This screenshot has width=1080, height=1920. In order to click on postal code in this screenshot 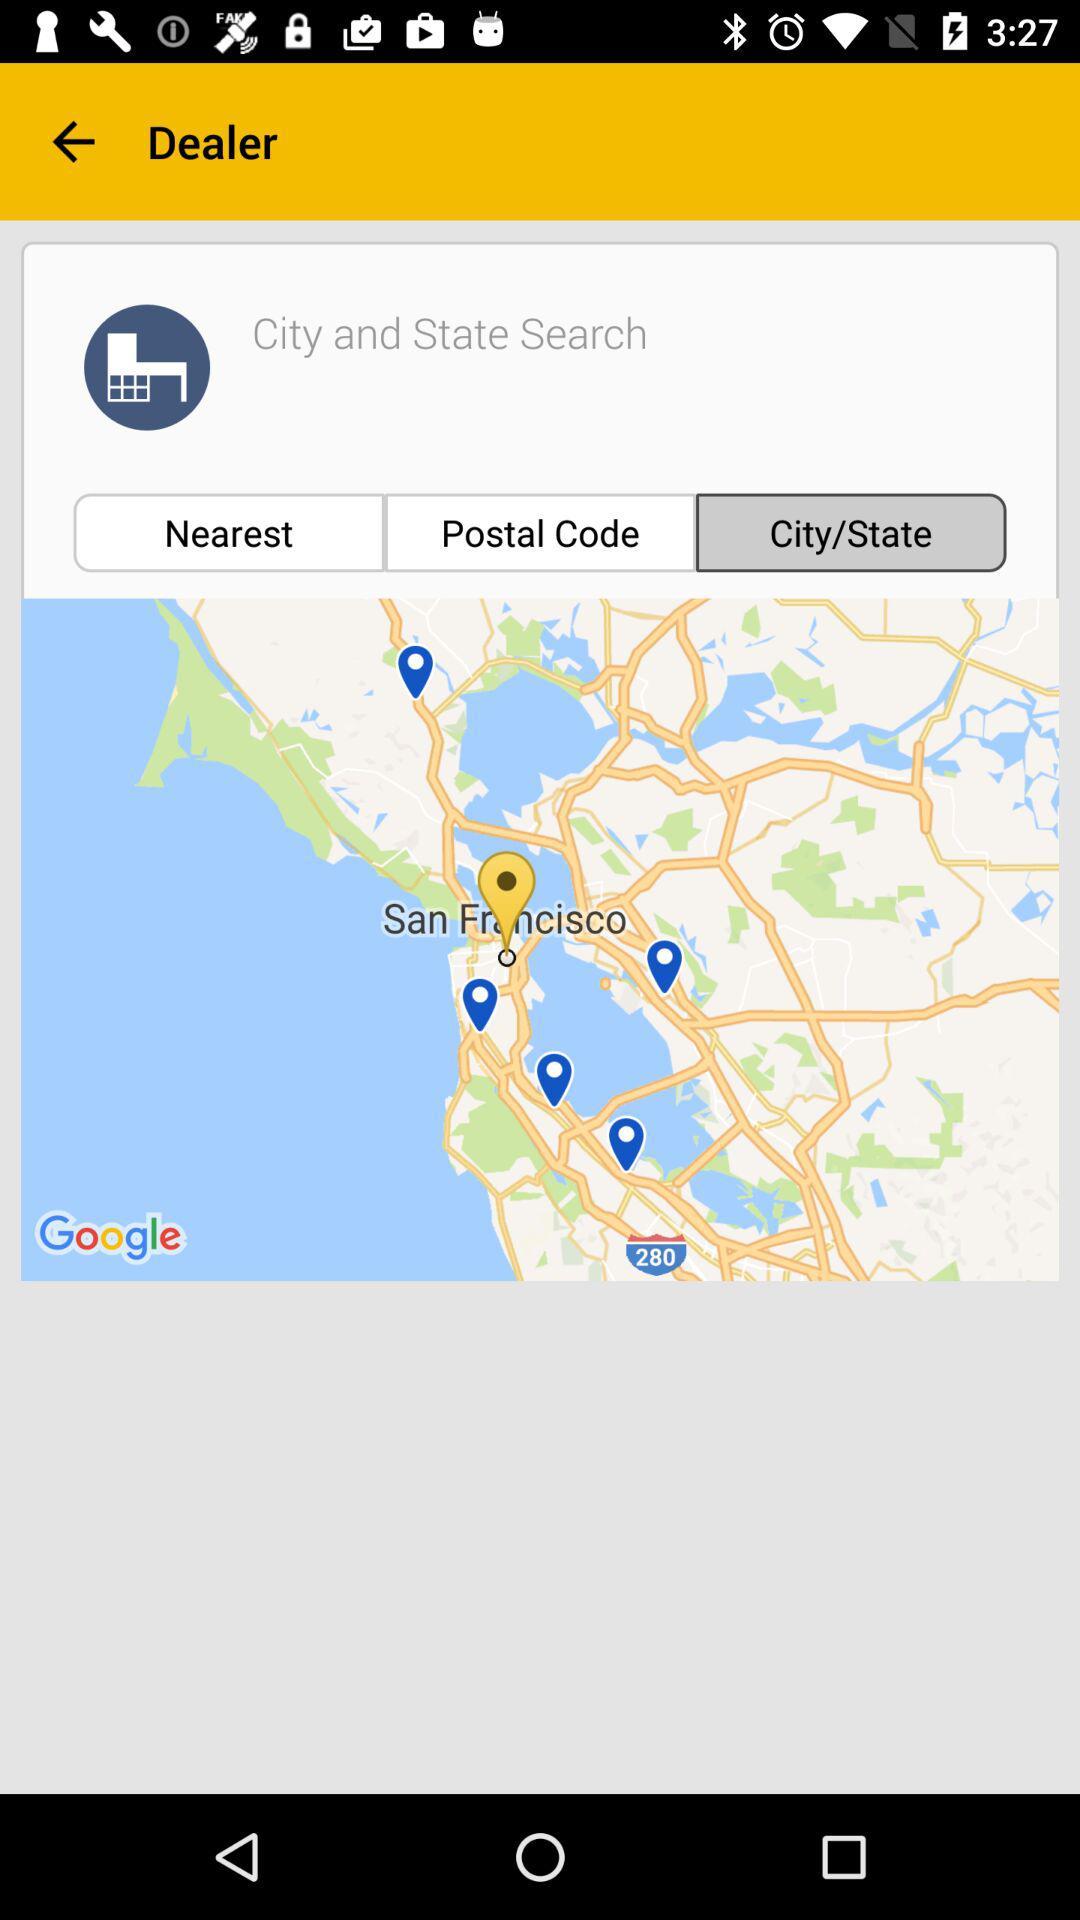, I will do `click(540, 532)`.